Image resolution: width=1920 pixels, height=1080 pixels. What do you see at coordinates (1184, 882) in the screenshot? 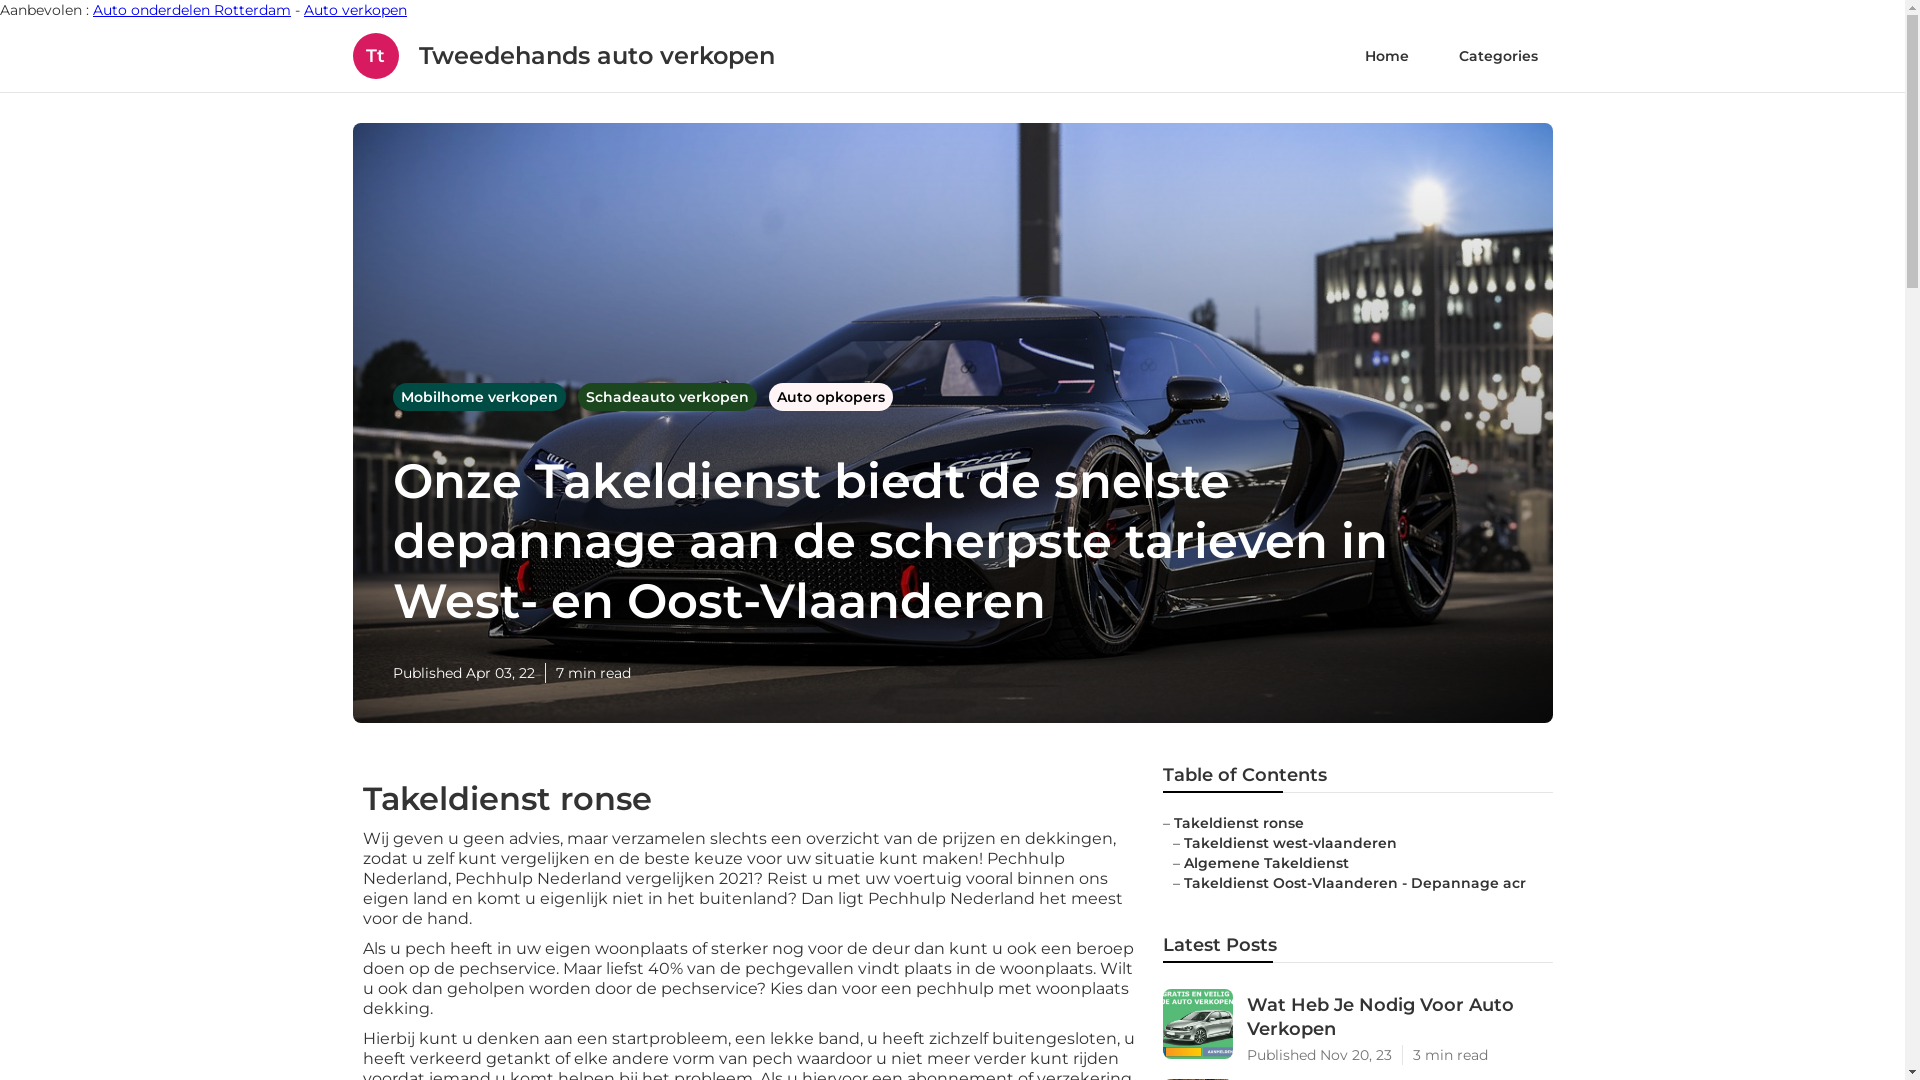
I see `'Takeldienst Oost-Vlaanderen - Depannage acr'` at bounding box center [1184, 882].